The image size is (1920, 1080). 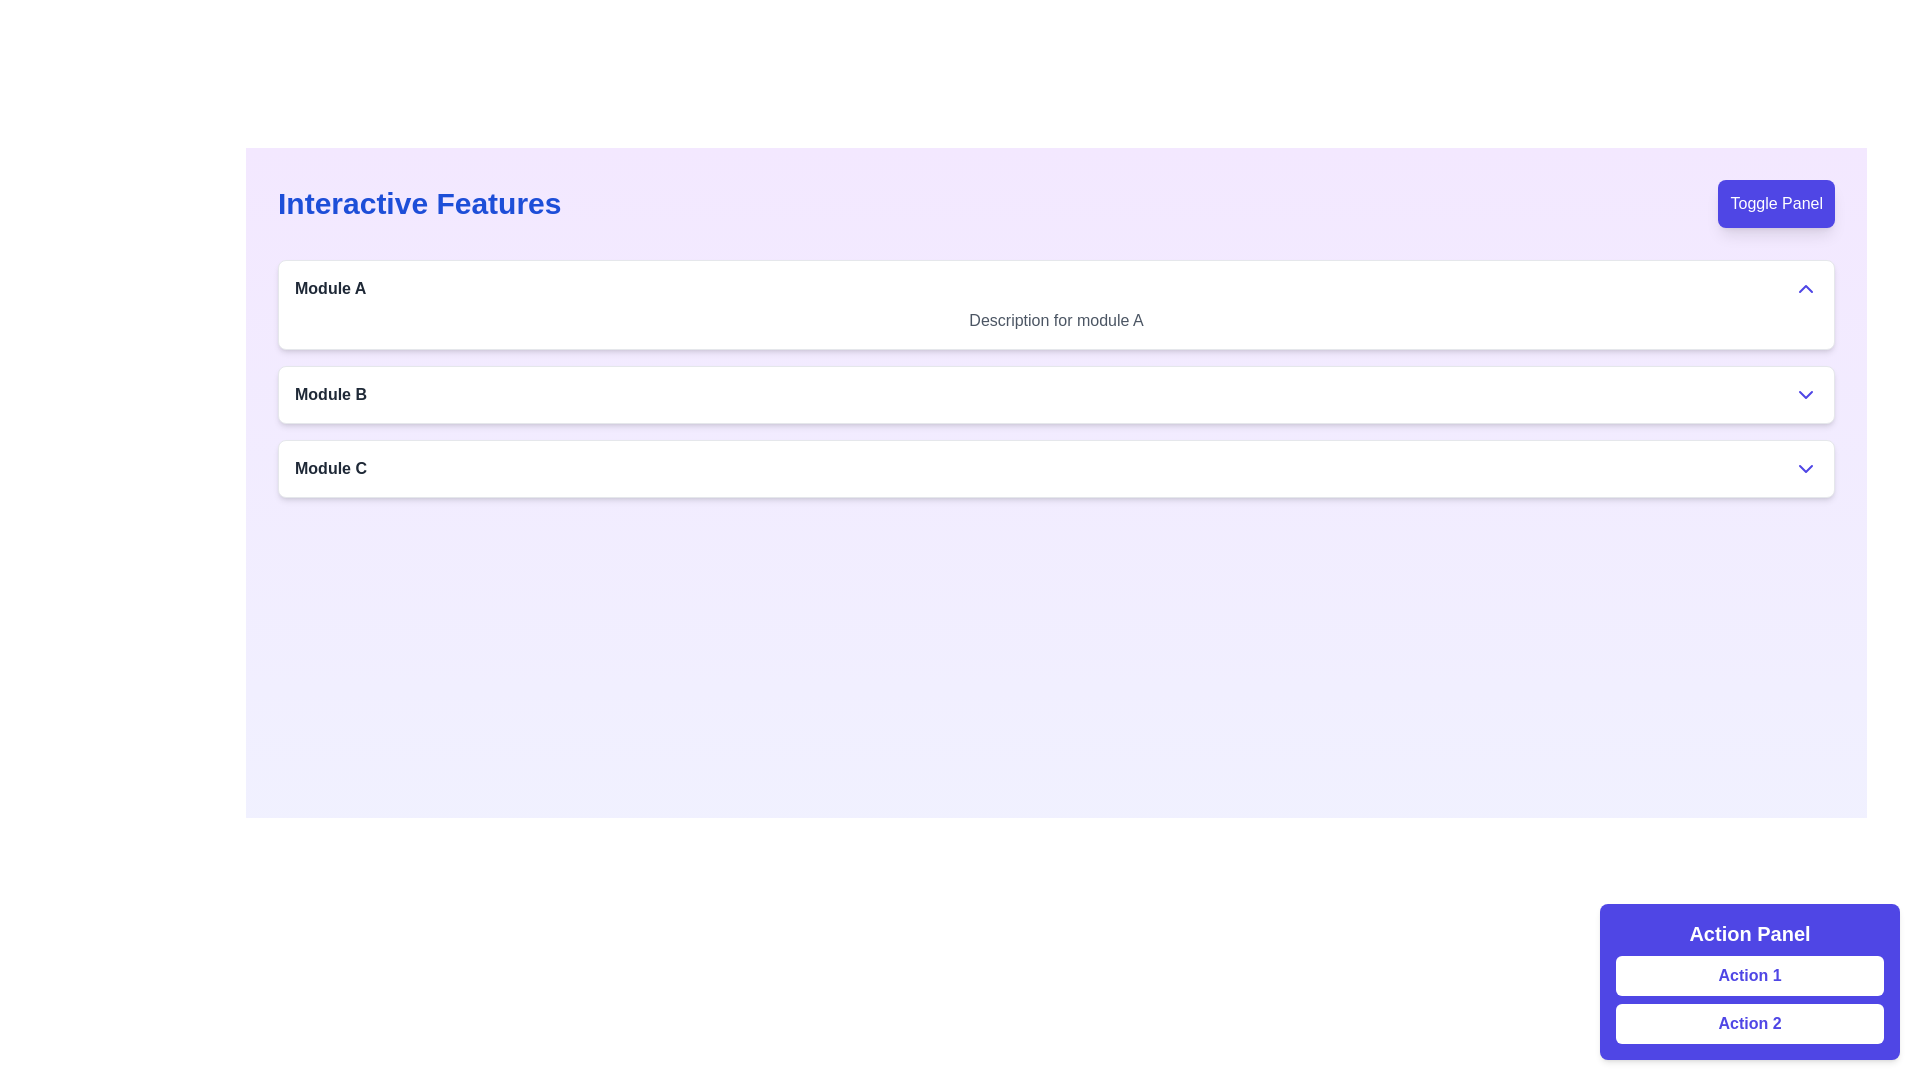 What do you see at coordinates (331, 469) in the screenshot?
I see `the Text label element located in 'Module C', which serves as the title or label of the module, positioned left-aligned adjacent to interactive elements` at bounding box center [331, 469].